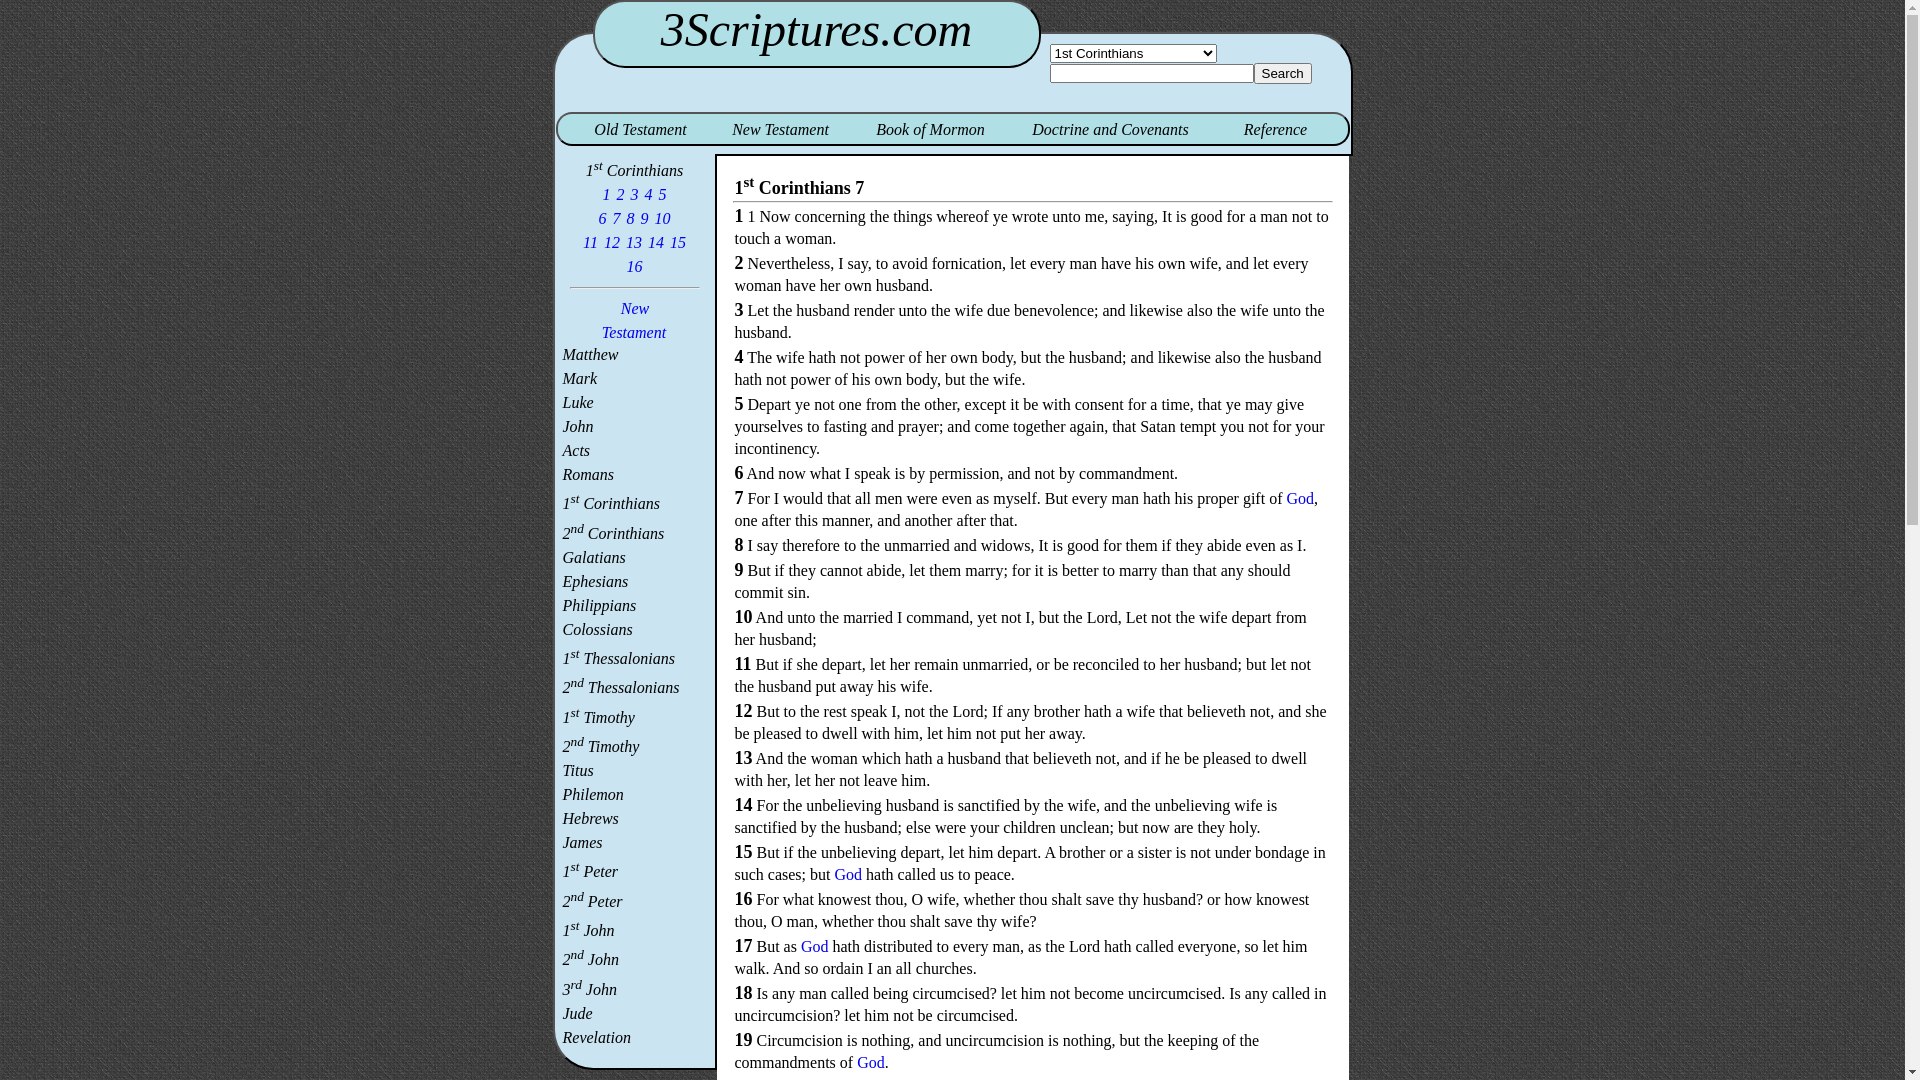 The image size is (1920, 1080). What do you see at coordinates (633, 194) in the screenshot?
I see `'3'` at bounding box center [633, 194].